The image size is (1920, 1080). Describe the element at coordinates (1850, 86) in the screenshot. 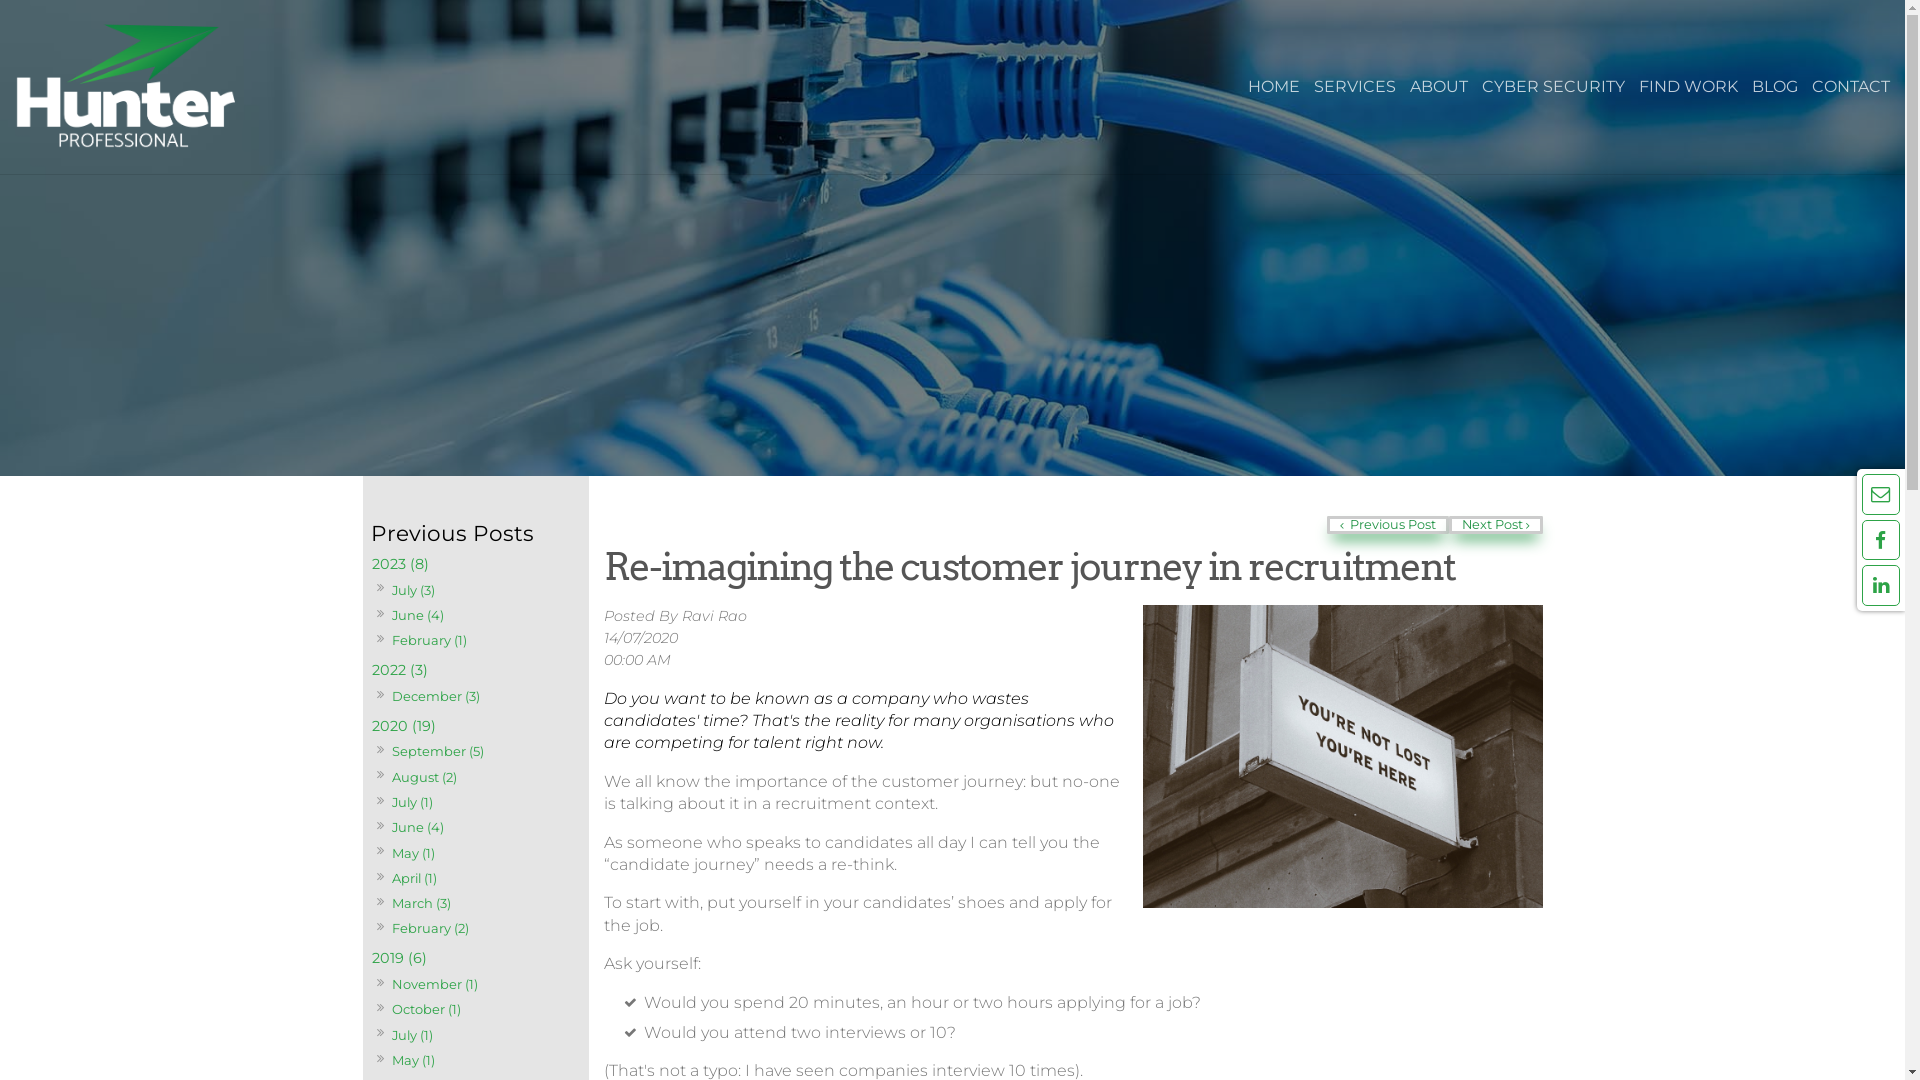

I see `'CONTACT'` at that location.